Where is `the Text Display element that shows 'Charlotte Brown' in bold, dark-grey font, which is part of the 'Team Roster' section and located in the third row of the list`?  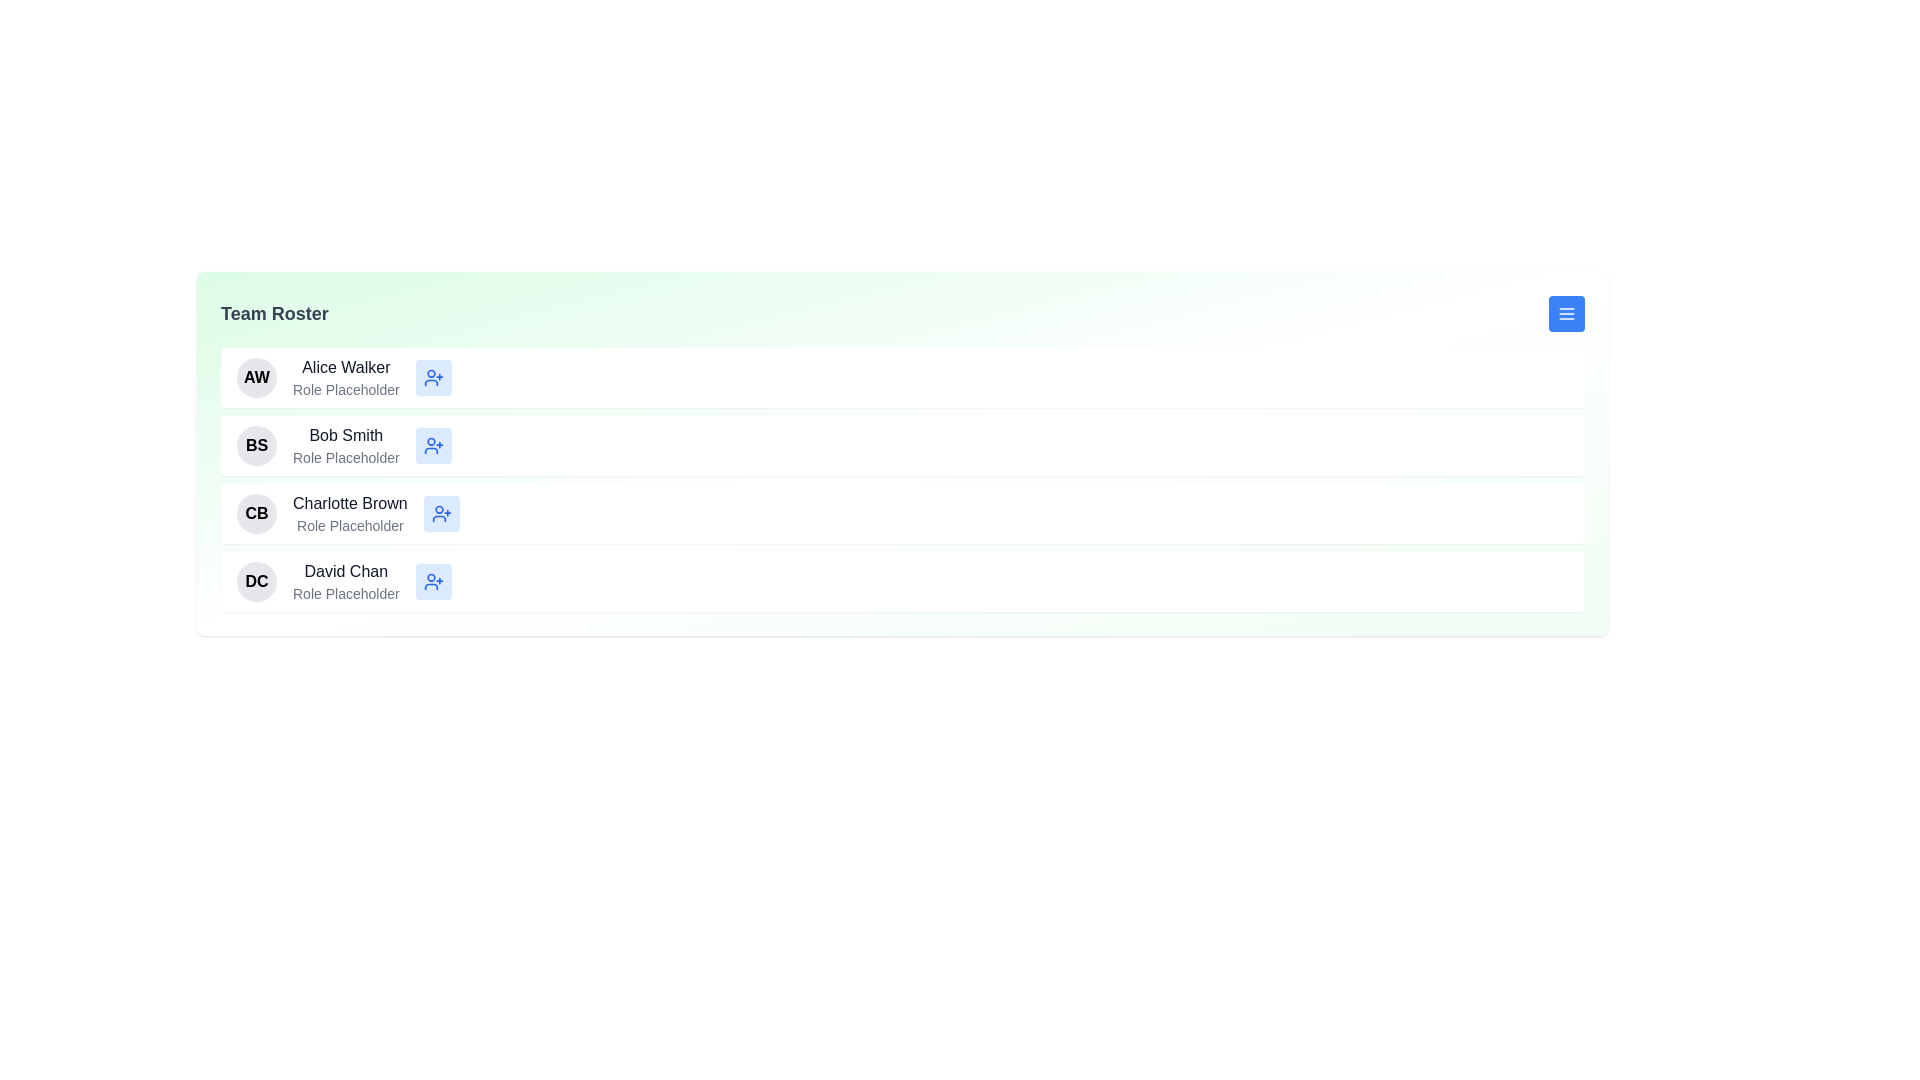
the Text Display element that shows 'Charlotte Brown' in bold, dark-grey font, which is part of the 'Team Roster' section and located in the third row of the list is located at coordinates (350, 503).